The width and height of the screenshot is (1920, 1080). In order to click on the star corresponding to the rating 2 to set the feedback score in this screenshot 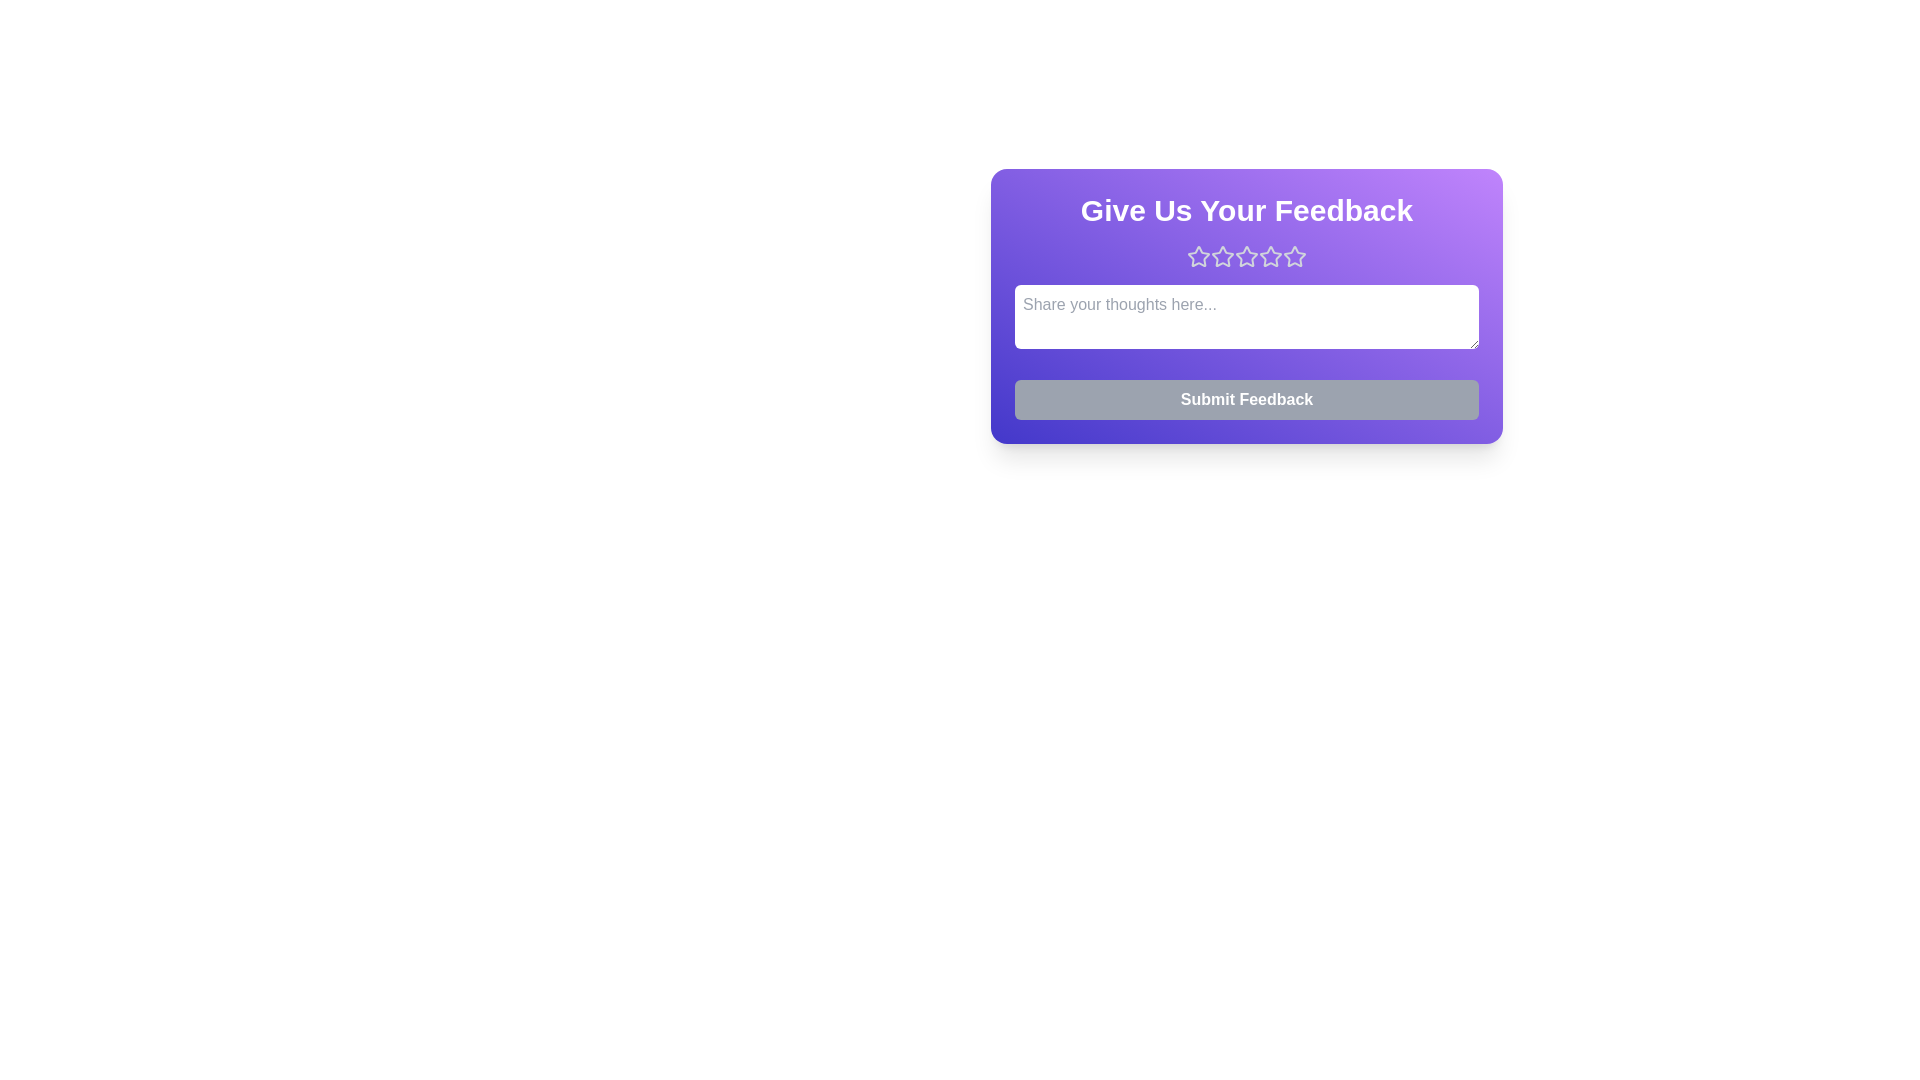, I will do `click(1222, 256)`.